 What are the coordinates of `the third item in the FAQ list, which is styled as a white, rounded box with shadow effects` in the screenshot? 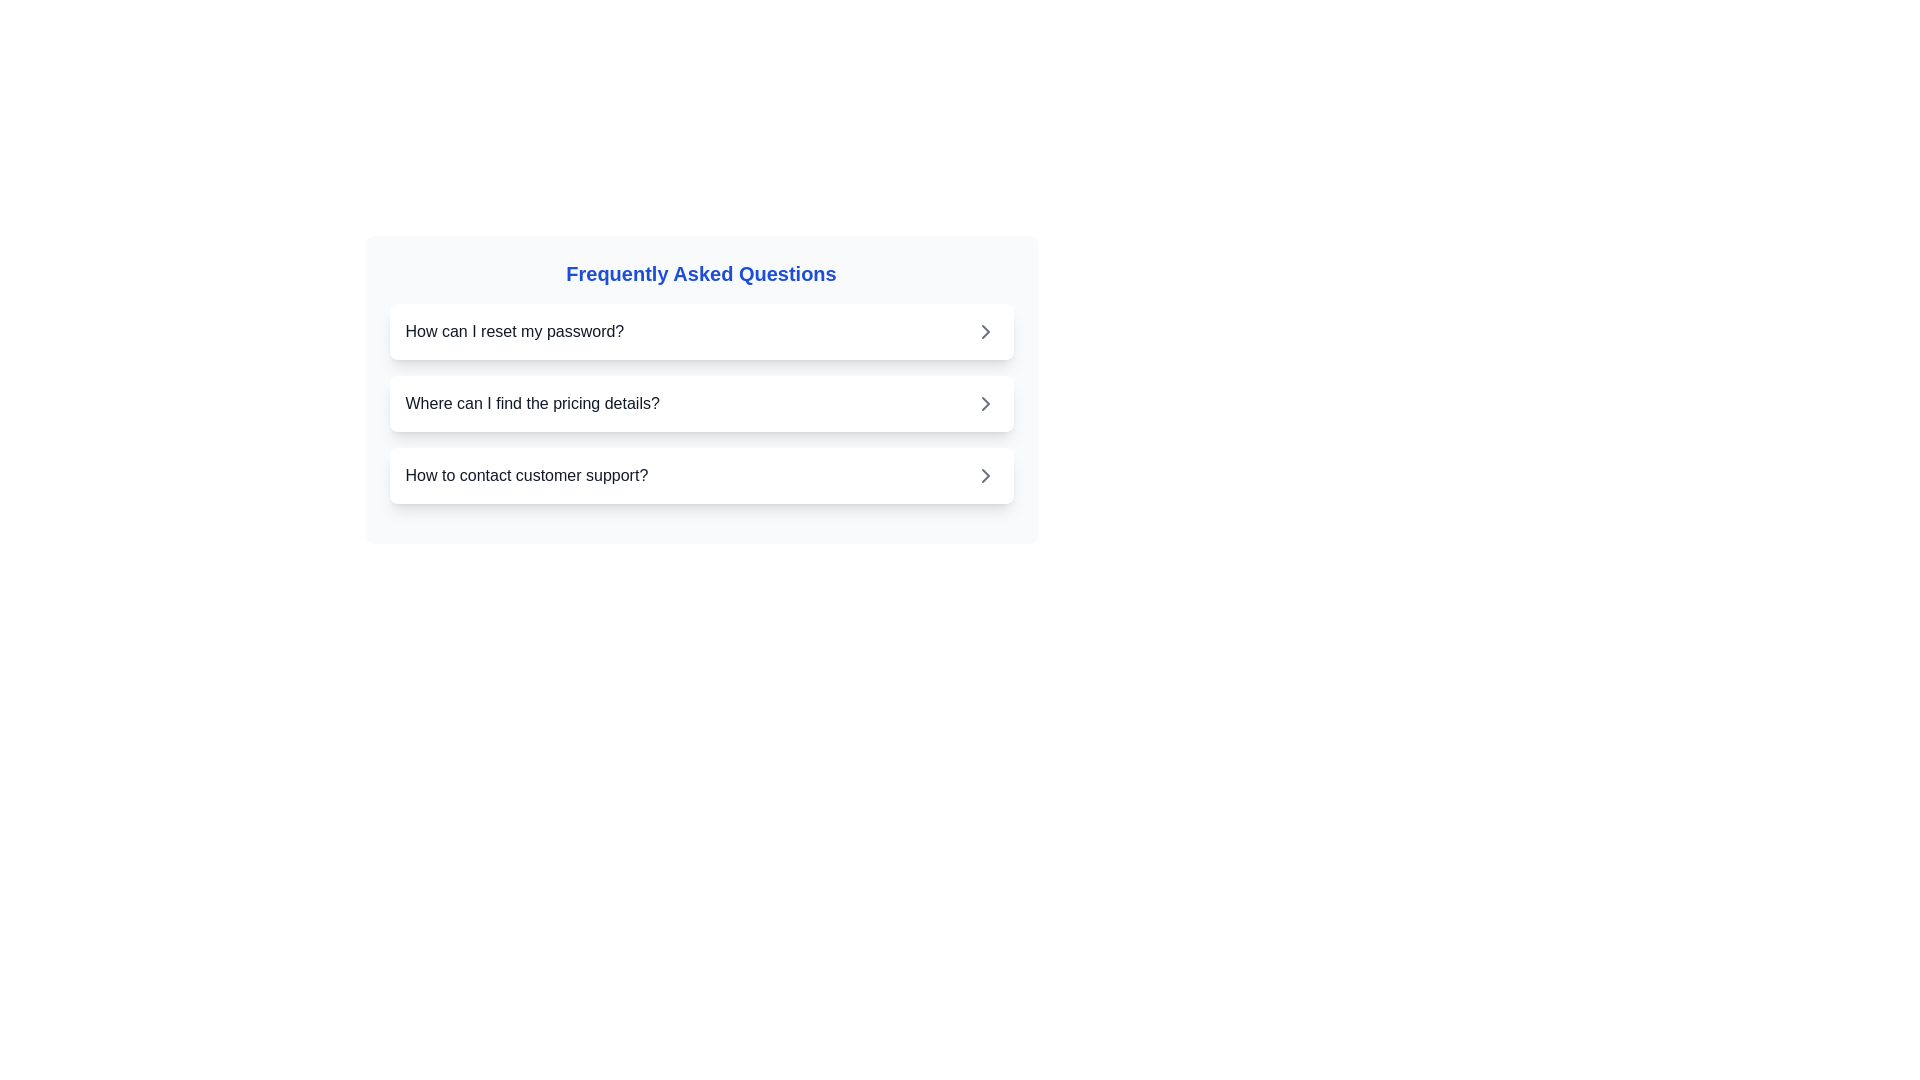 It's located at (701, 475).